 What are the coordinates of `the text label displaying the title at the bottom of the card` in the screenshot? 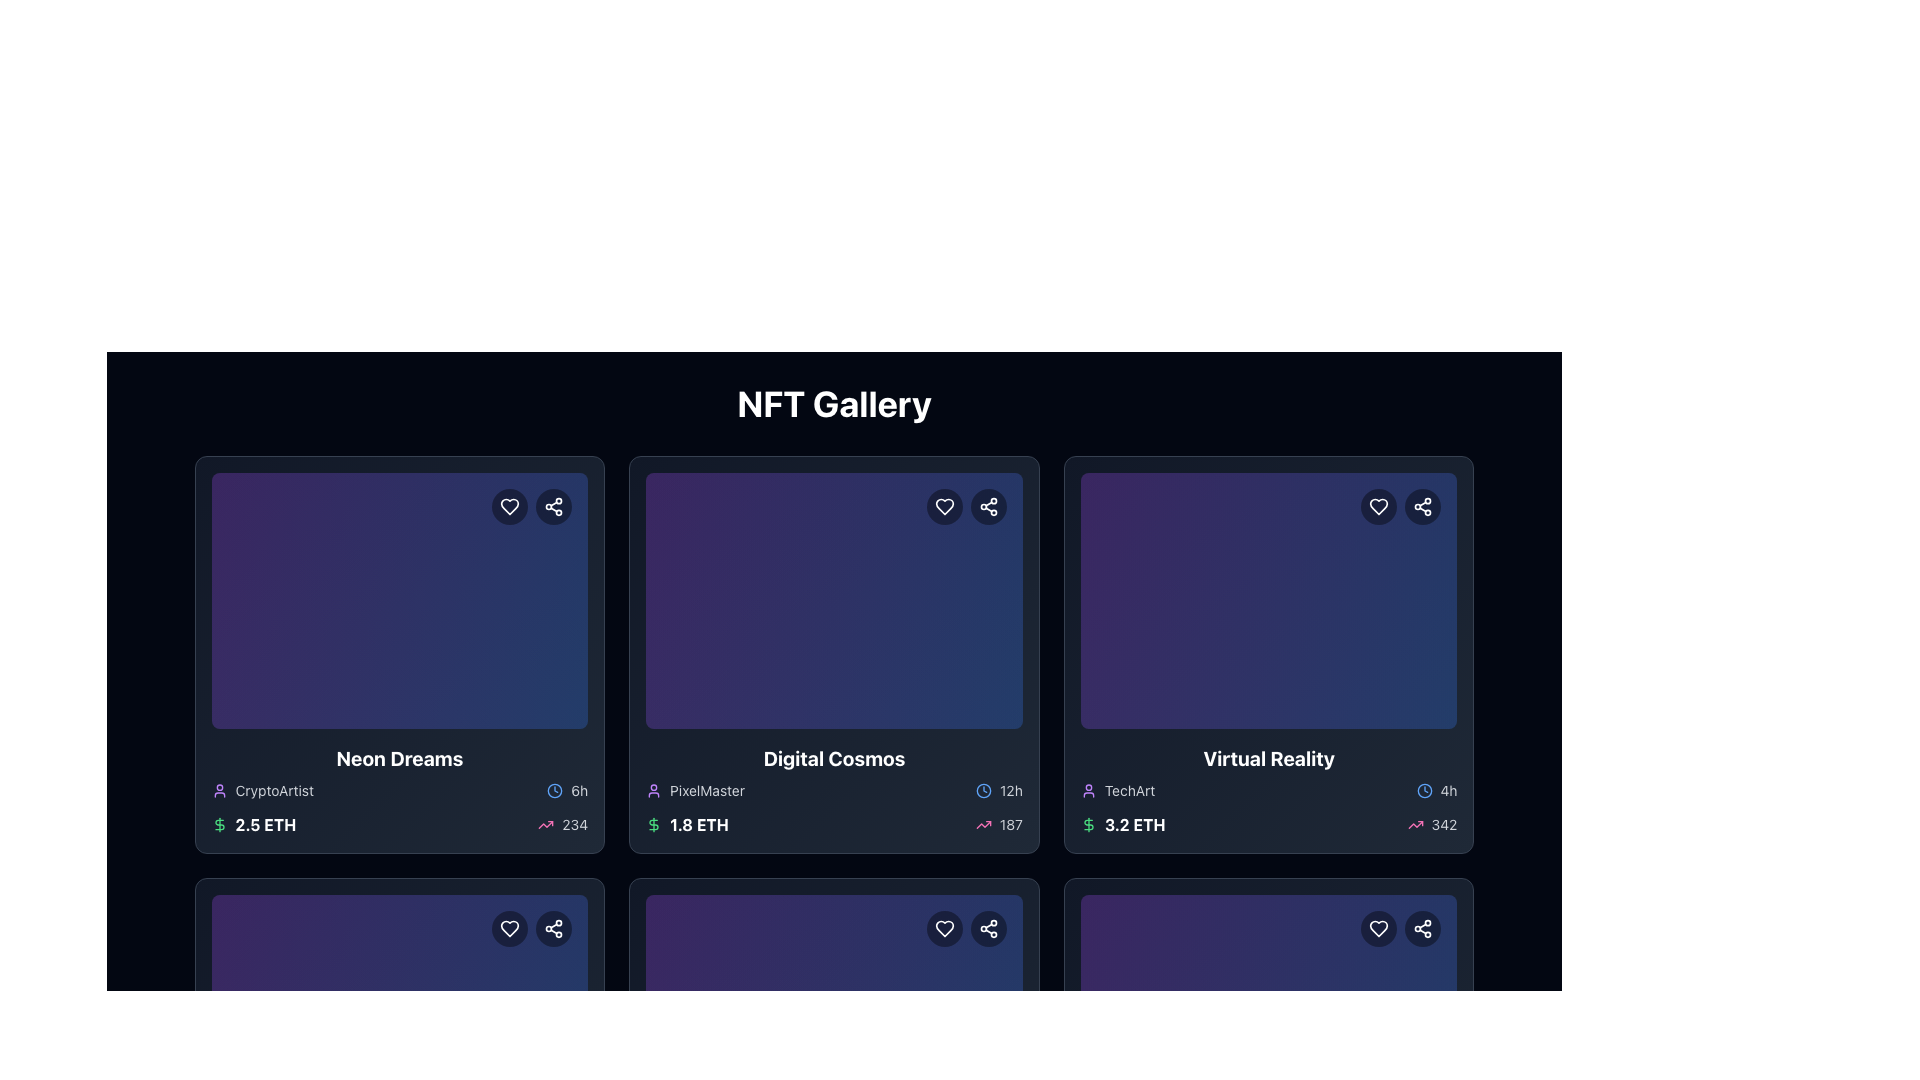 It's located at (399, 759).